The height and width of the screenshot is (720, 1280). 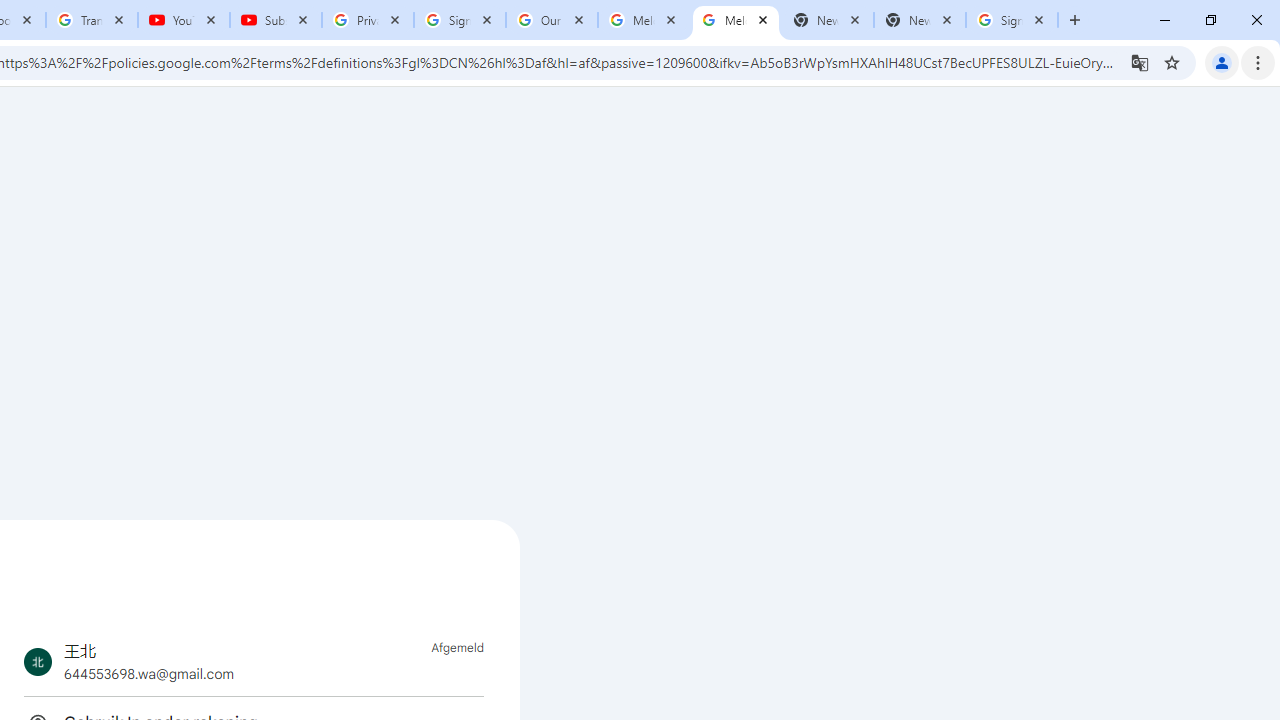 I want to click on 'YouTube', so click(x=184, y=20).